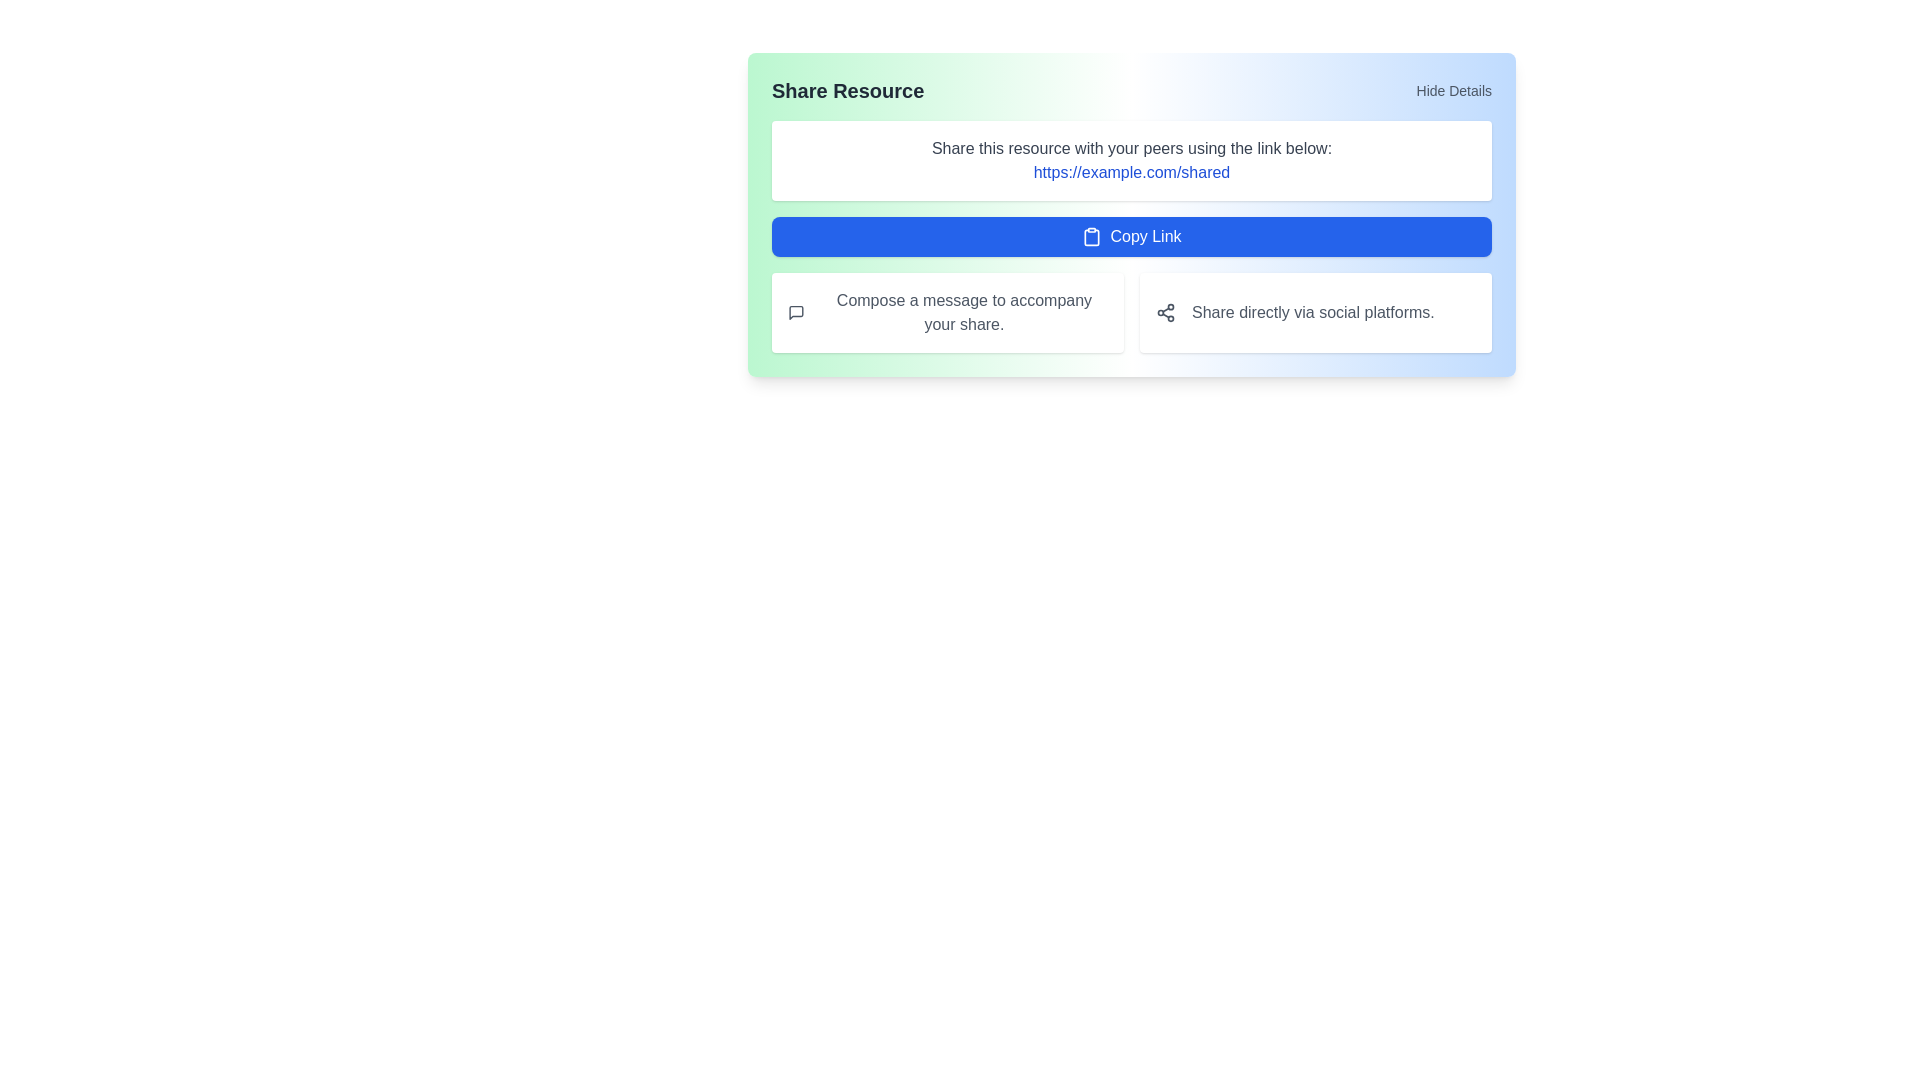 This screenshot has width=1920, height=1080. What do you see at coordinates (1315, 312) in the screenshot?
I see `the button-like component located in the bottom right section of the grid layout` at bounding box center [1315, 312].